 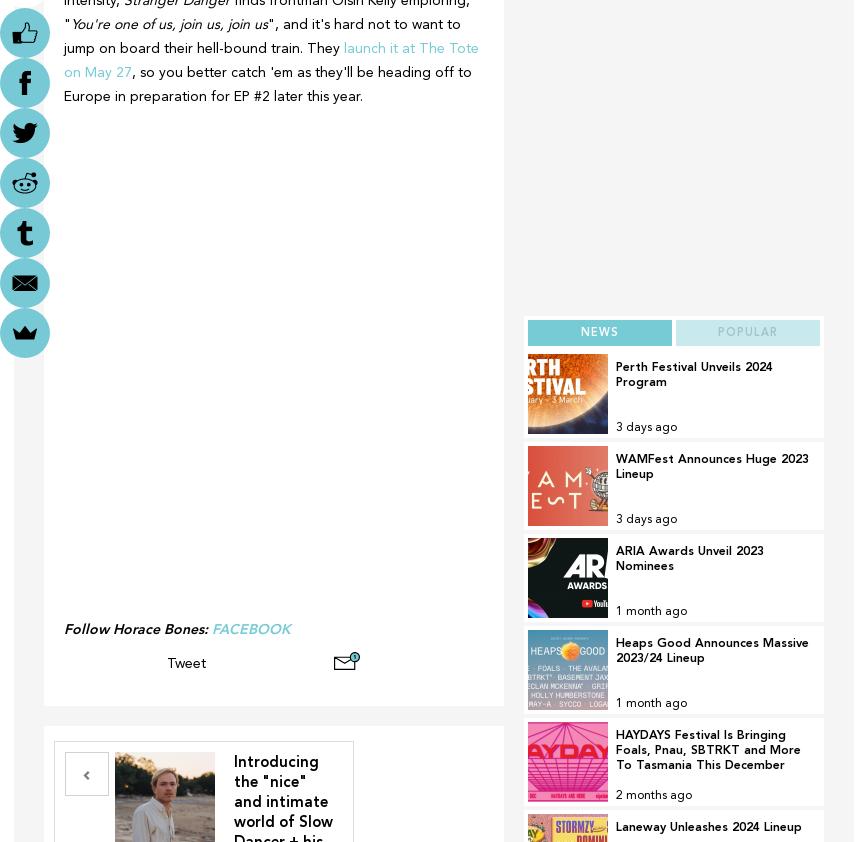 I want to click on 'ARIA Awards Unveil 2023 Nominees', so click(x=688, y=557).